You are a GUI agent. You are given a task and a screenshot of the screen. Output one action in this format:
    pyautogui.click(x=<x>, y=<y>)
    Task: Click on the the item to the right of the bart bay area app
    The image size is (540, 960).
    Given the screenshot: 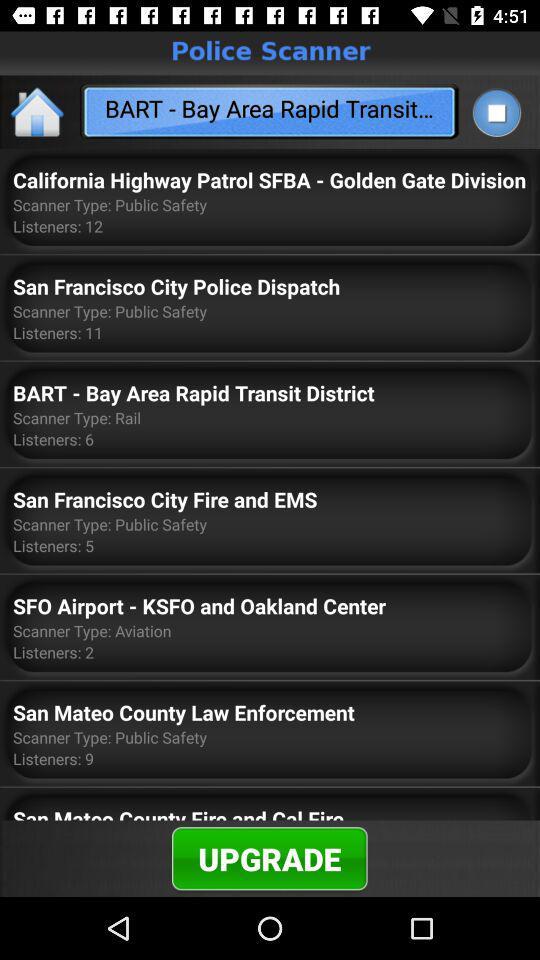 What is the action you would take?
    pyautogui.click(x=495, y=112)
    